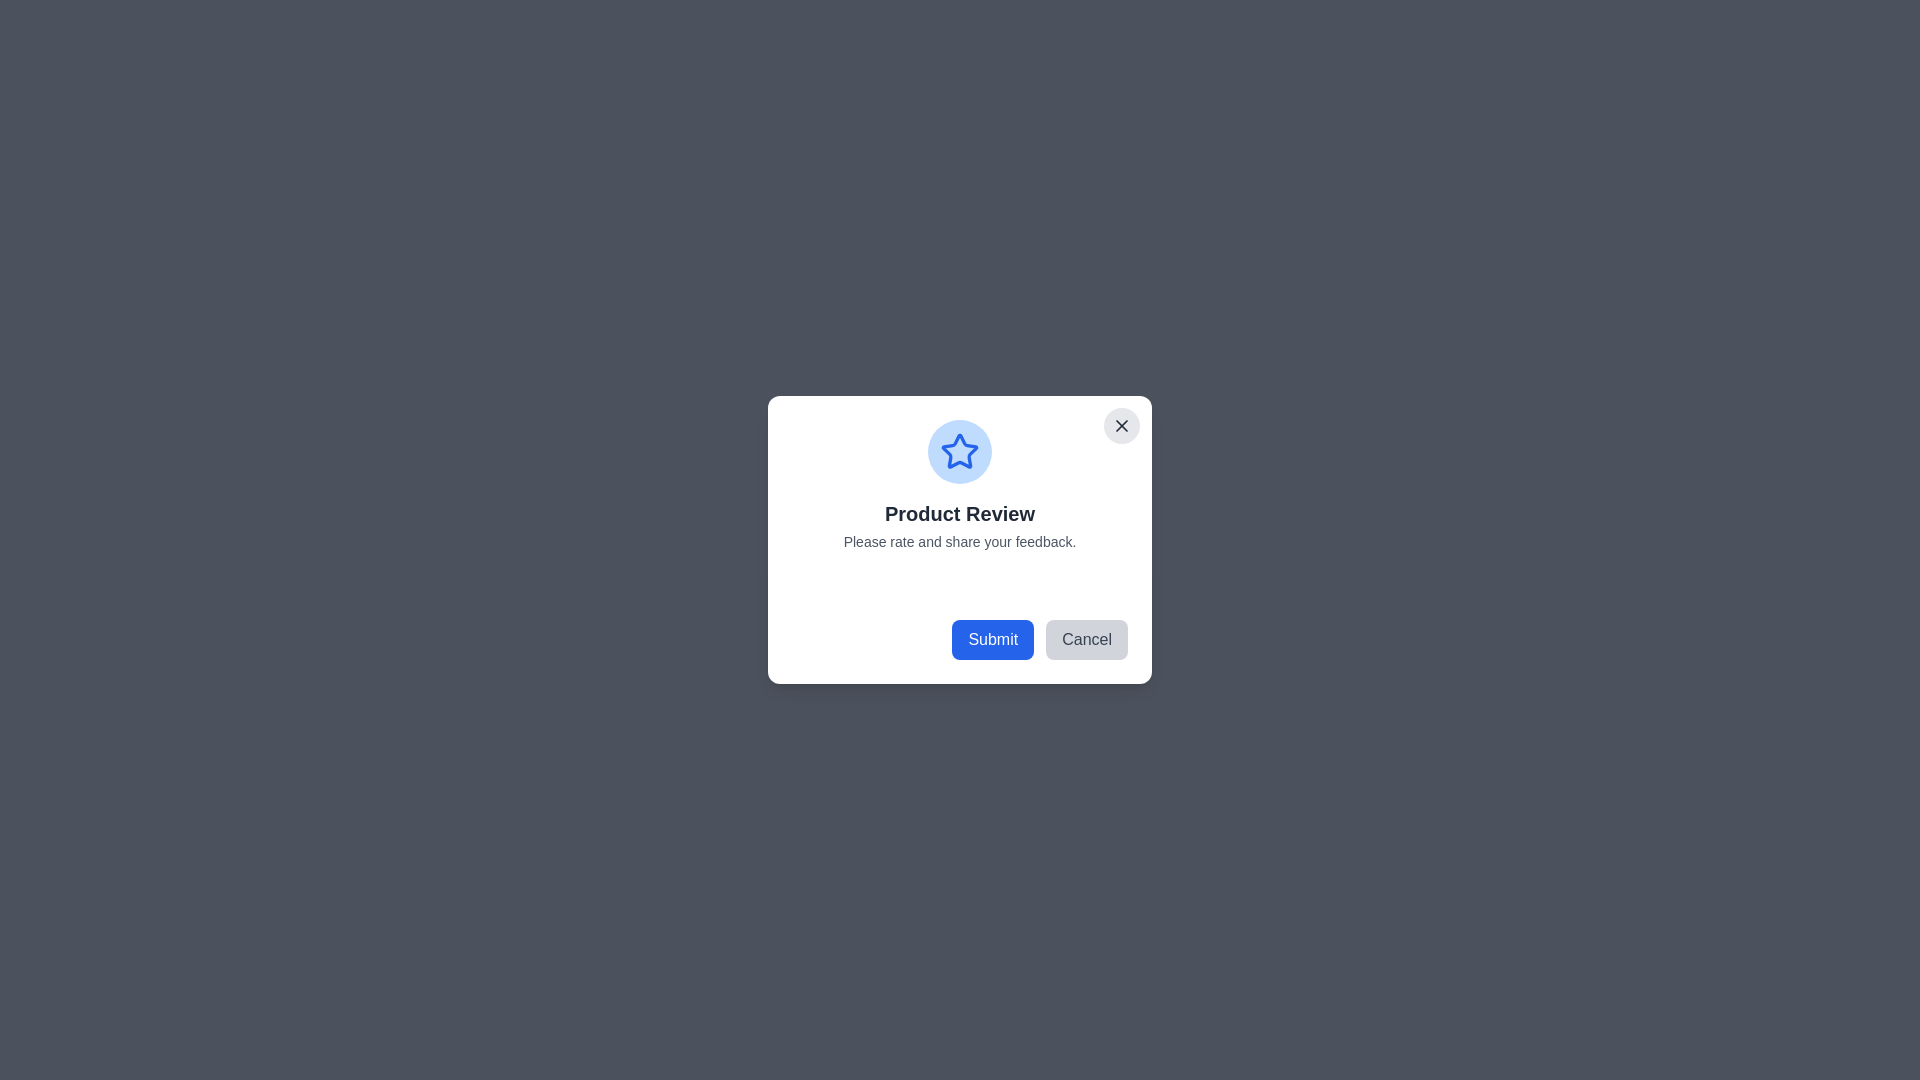 Image resolution: width=1920 pixels, height=1080 pixels. Describe the element at coordinates (960, 451) in the screenshot. I see `the blue star-shaped icon with a white fill and blue stroke, which is located in the center of the dialog box above the text 'Product Review'` at that location.